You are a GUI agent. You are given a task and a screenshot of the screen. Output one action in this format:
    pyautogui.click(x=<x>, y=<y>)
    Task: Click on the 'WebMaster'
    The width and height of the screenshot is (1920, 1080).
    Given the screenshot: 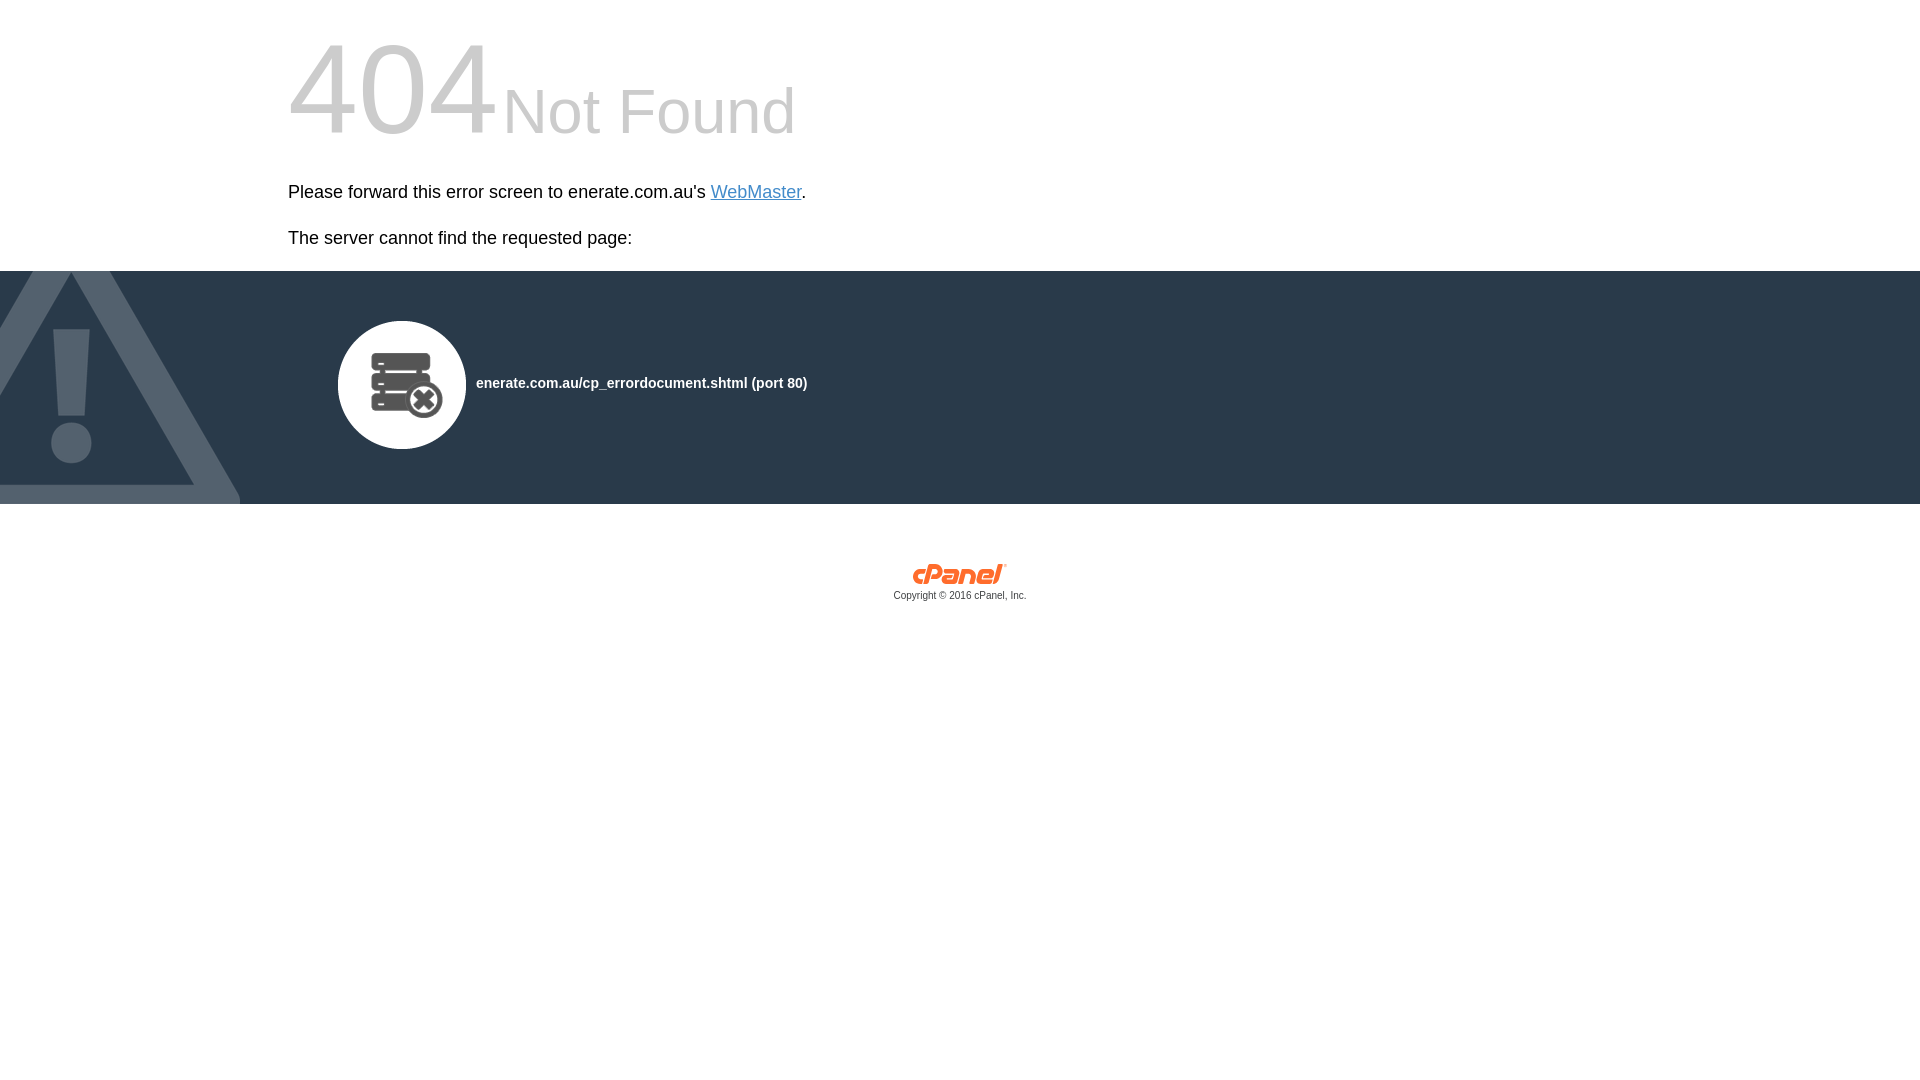 What is the action you would take?
    pyautogui.click(x=755, y=192)
    